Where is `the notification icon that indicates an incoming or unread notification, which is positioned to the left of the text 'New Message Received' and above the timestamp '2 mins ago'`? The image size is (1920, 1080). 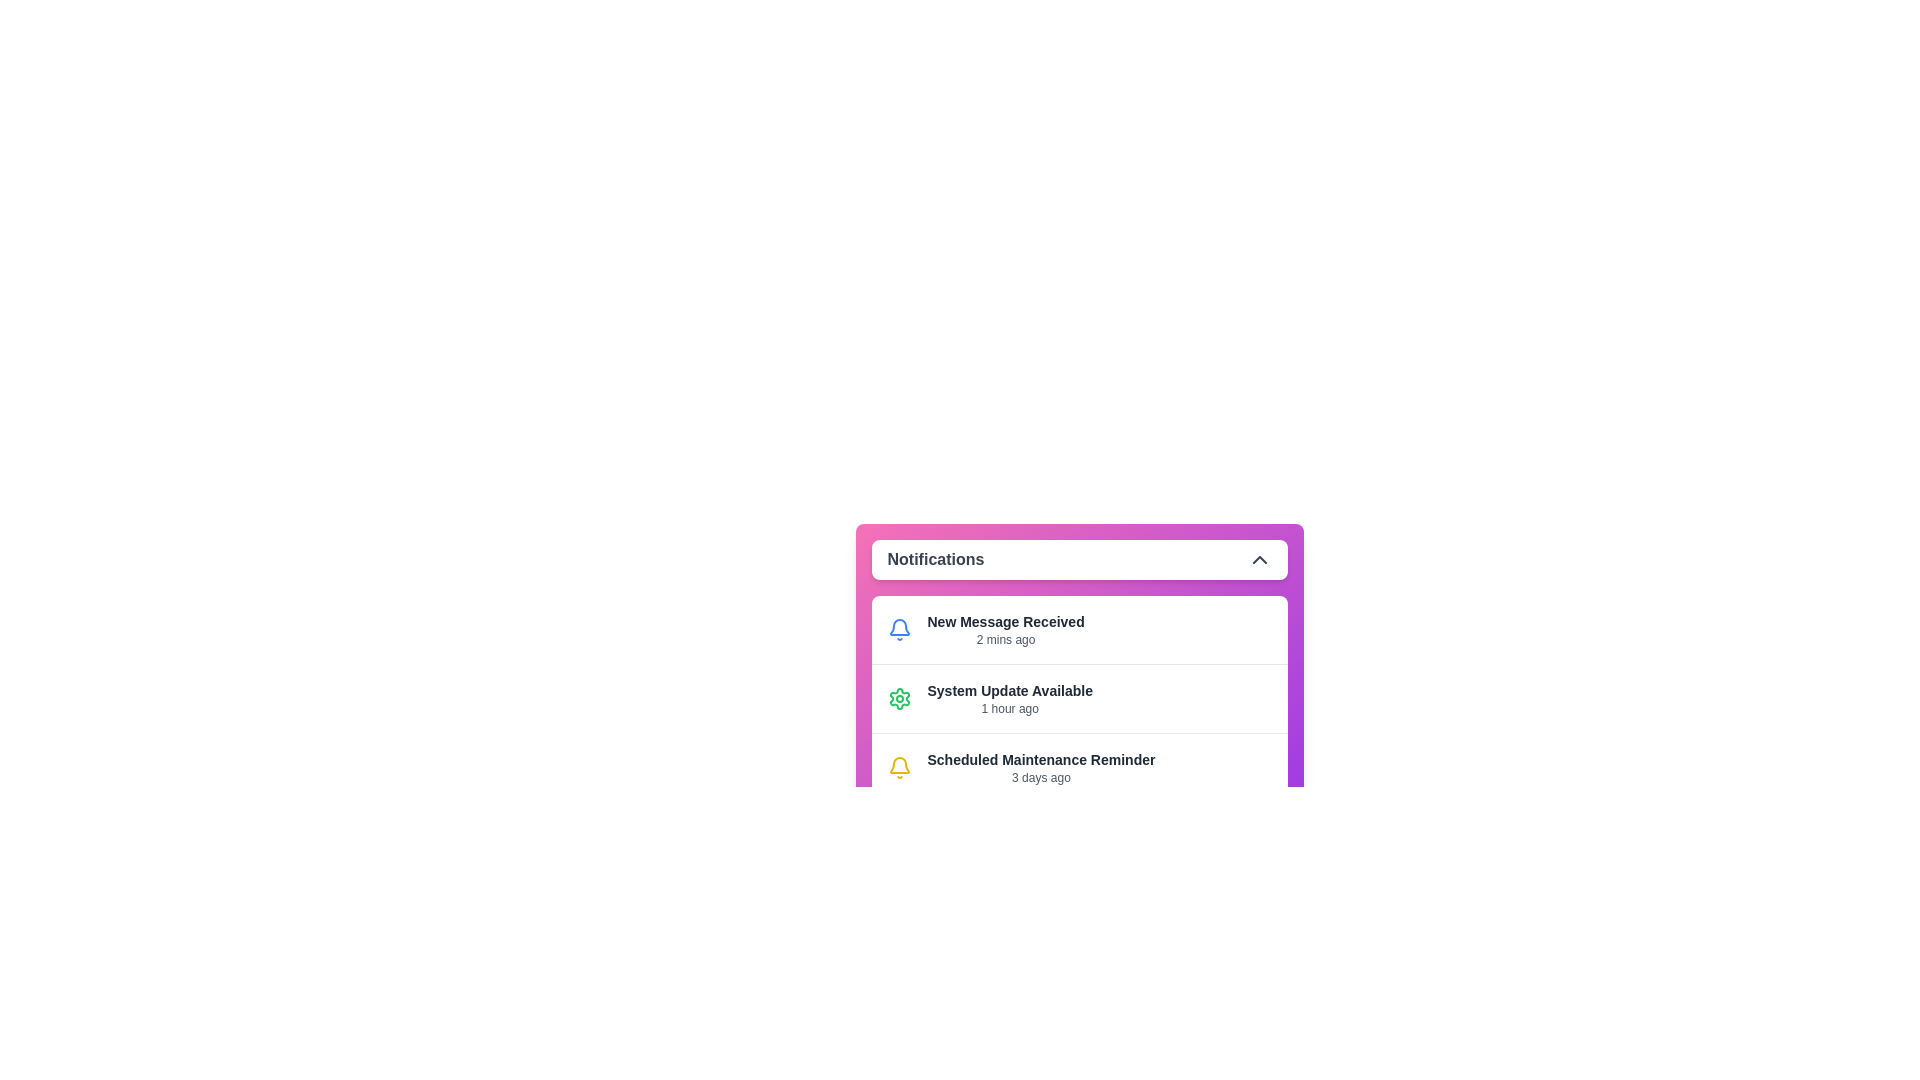 the notification icon that indicates an incoming or unread notification, which is positioned to the left of the text 'New Message Received' and above the timestamp '2 mins ago' is located at coordinates (898, 628).